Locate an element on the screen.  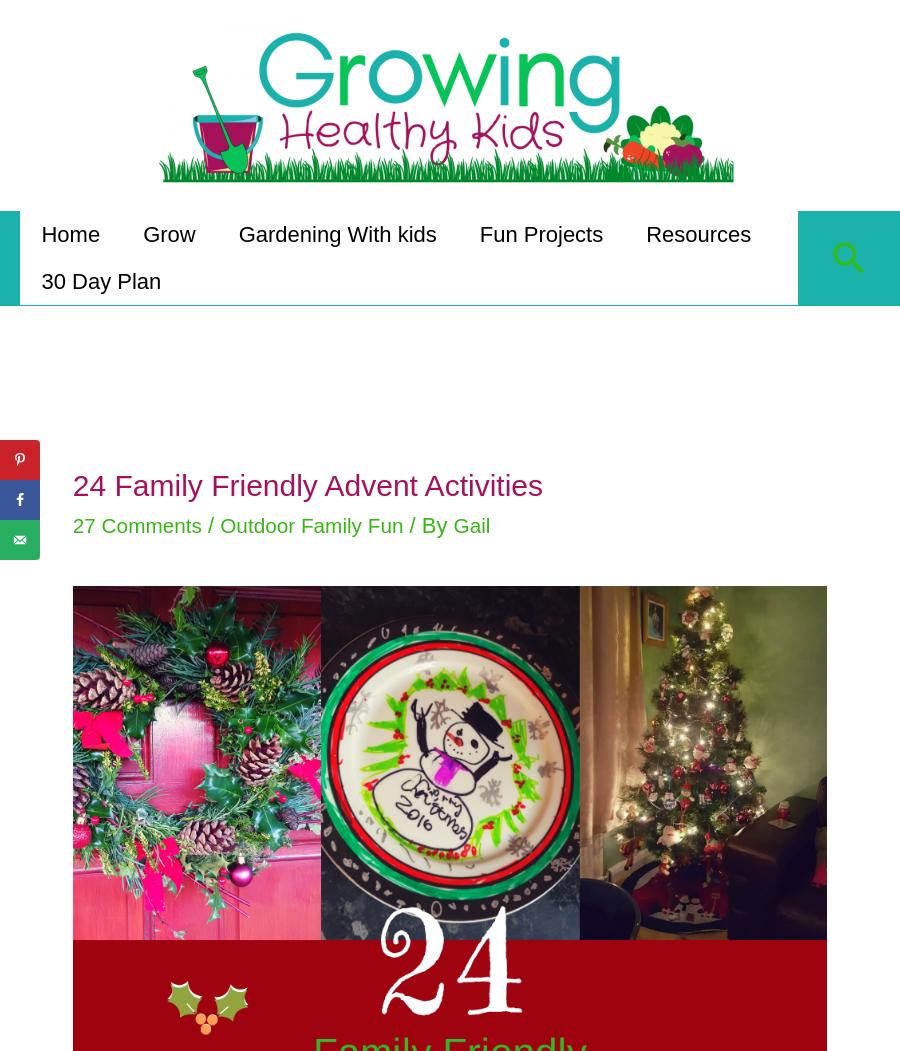
'Facebook' is located at coordinates (77, 499).